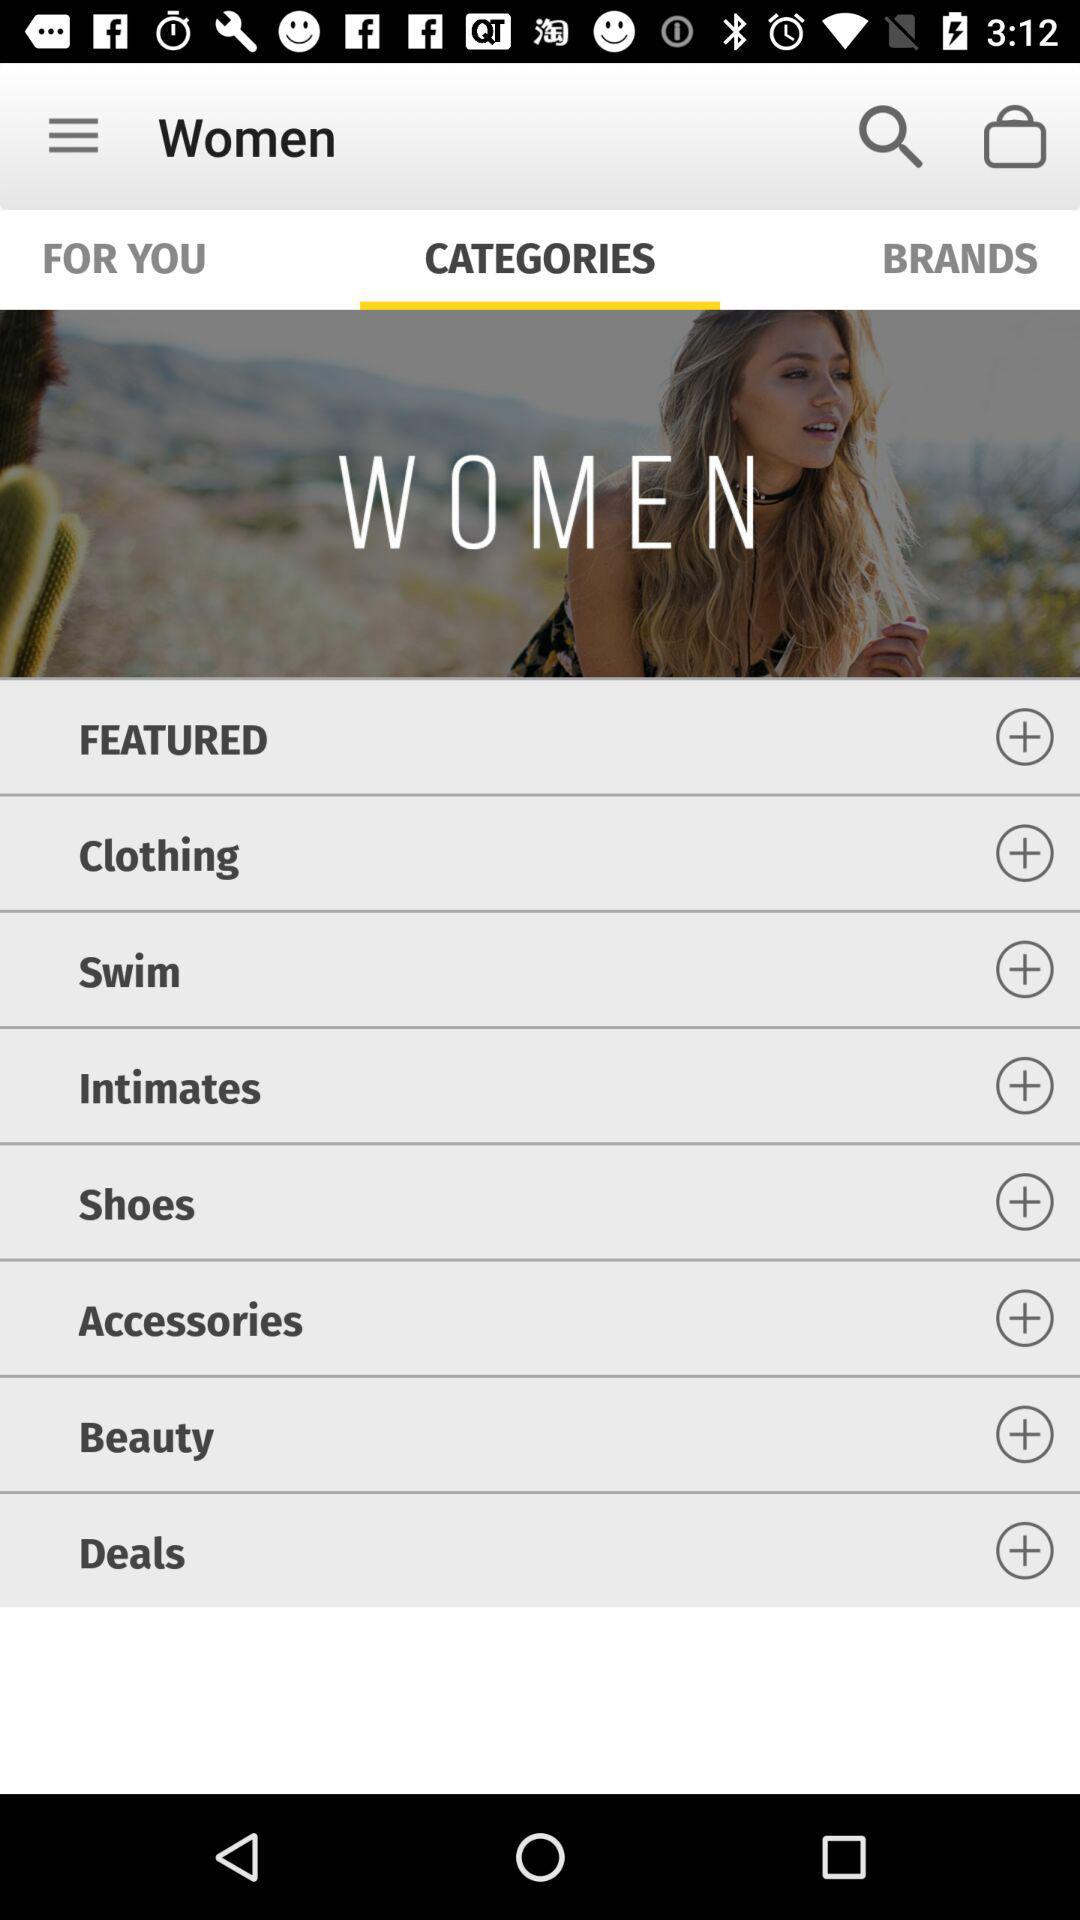  I want to click on item above the deals, so click(145, 1433).